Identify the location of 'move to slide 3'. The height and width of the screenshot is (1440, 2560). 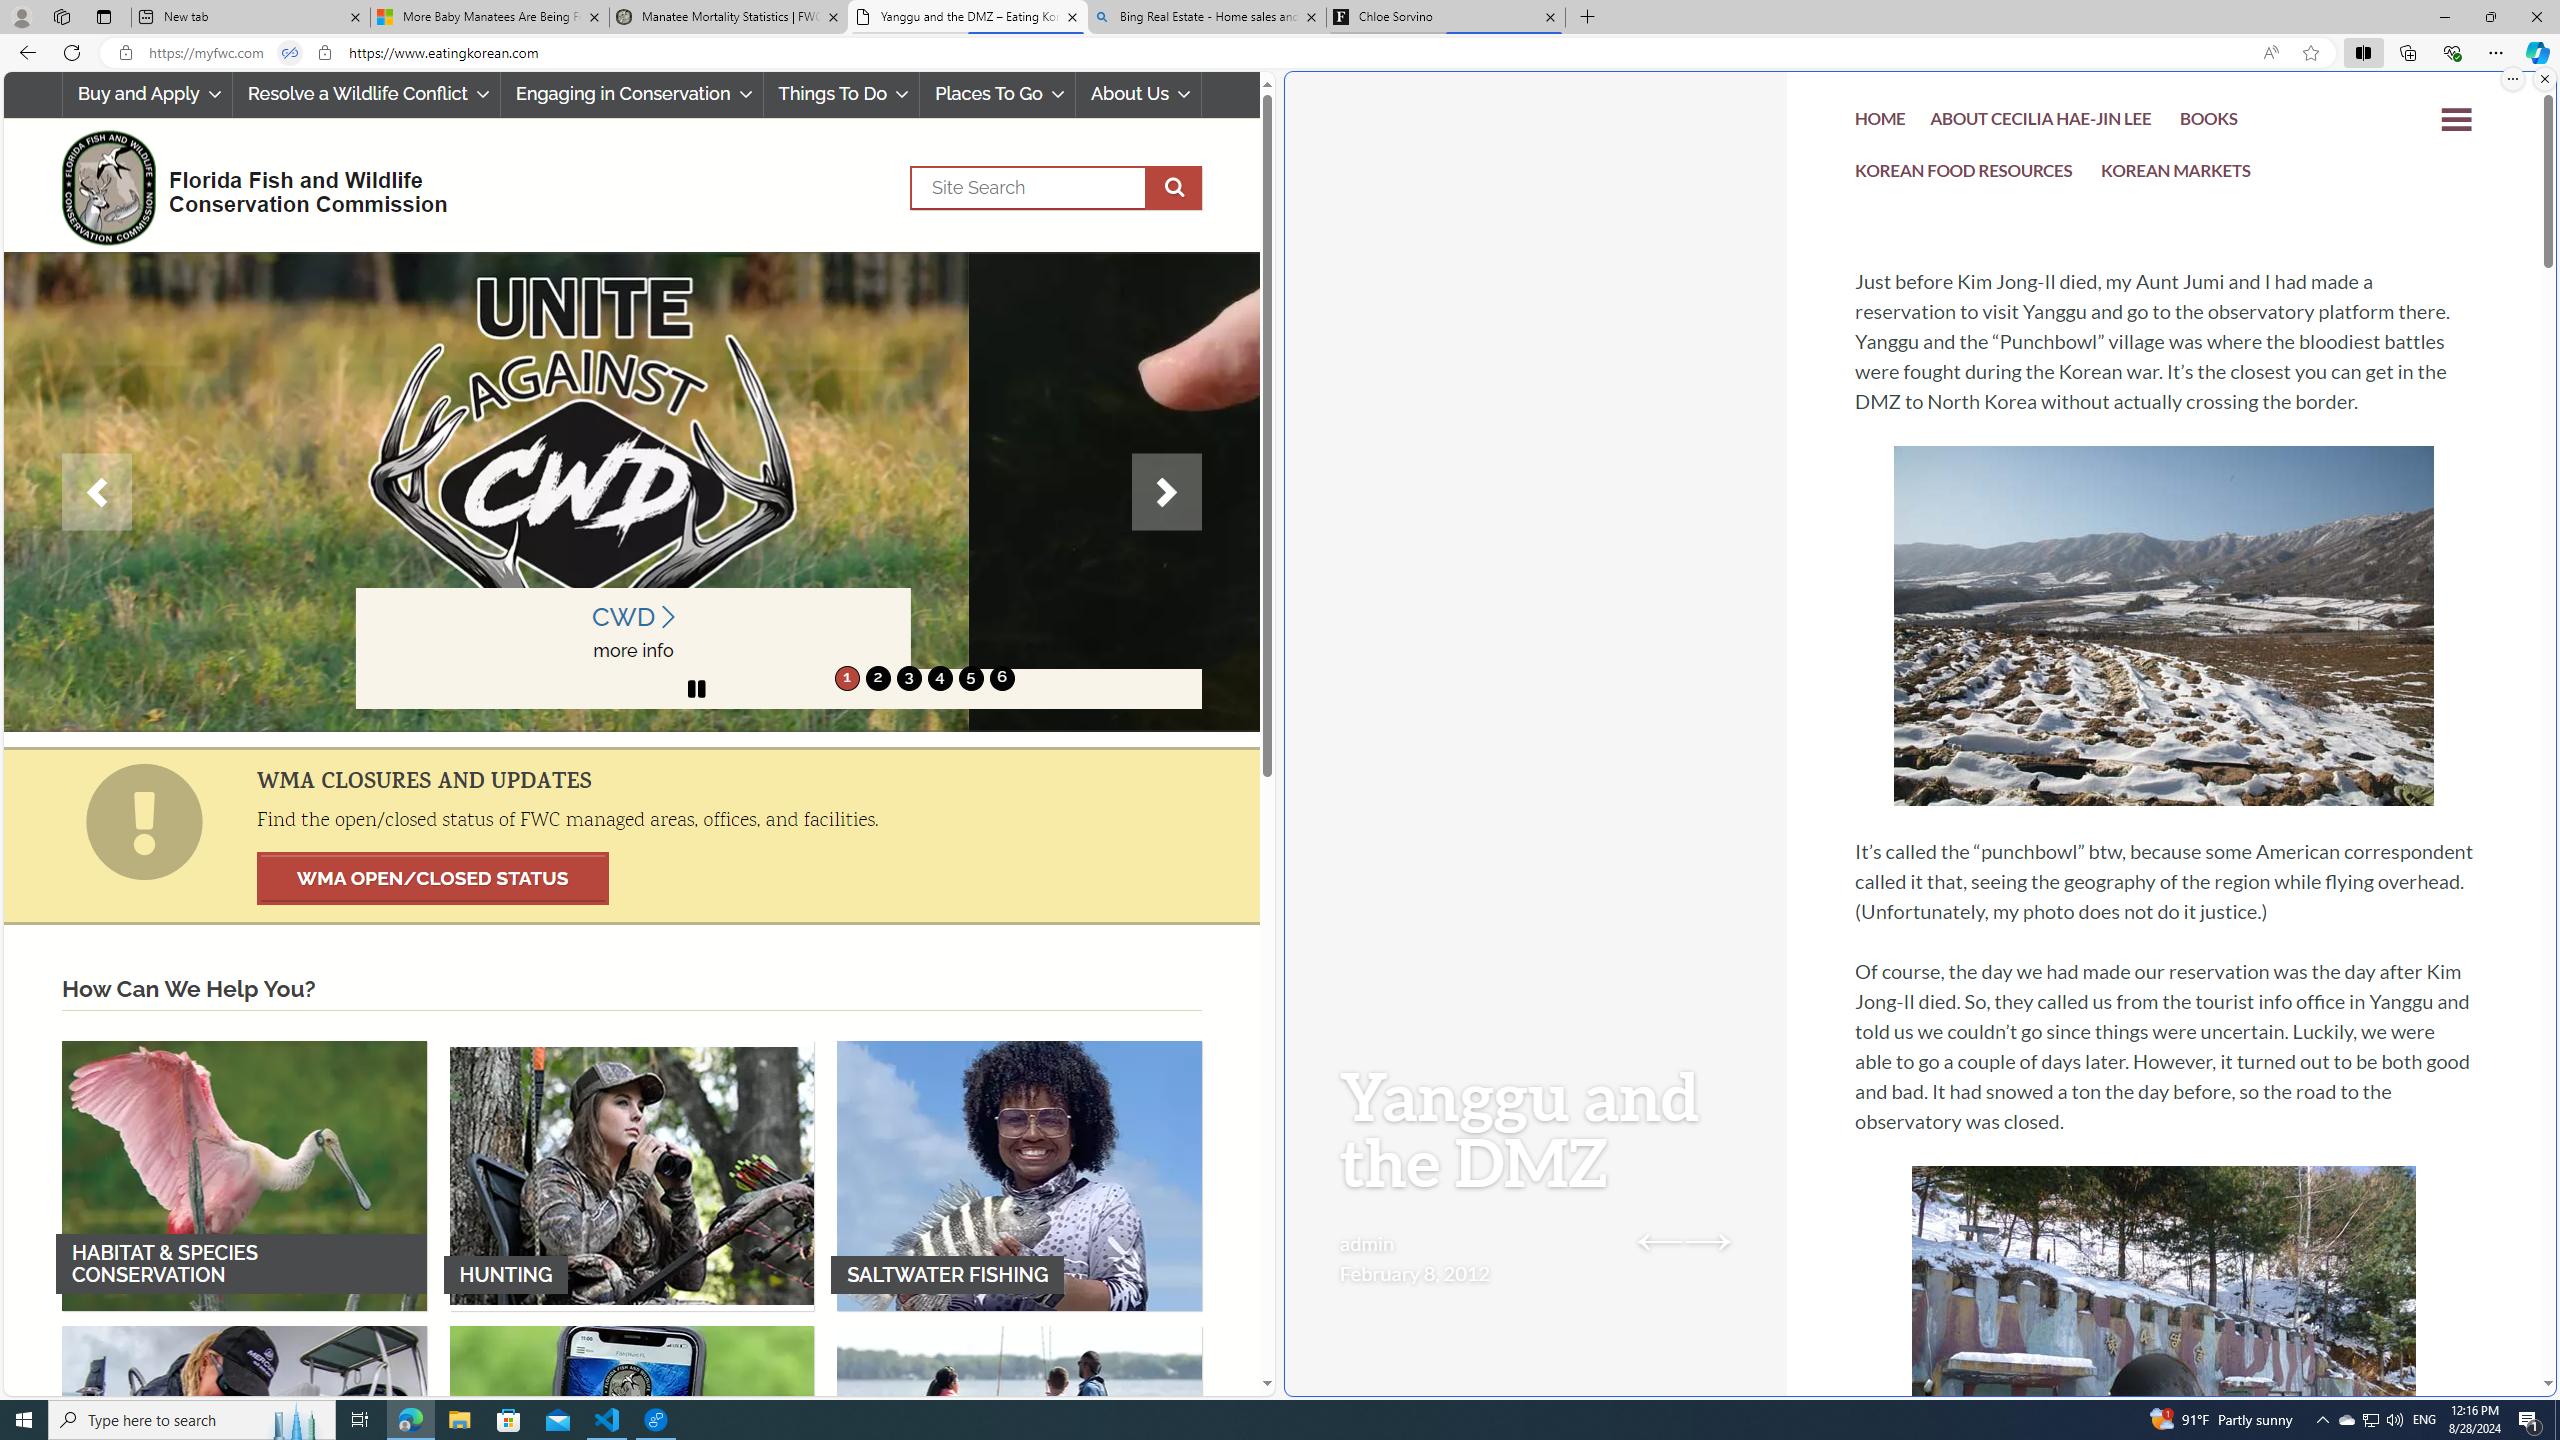
(908, 677).